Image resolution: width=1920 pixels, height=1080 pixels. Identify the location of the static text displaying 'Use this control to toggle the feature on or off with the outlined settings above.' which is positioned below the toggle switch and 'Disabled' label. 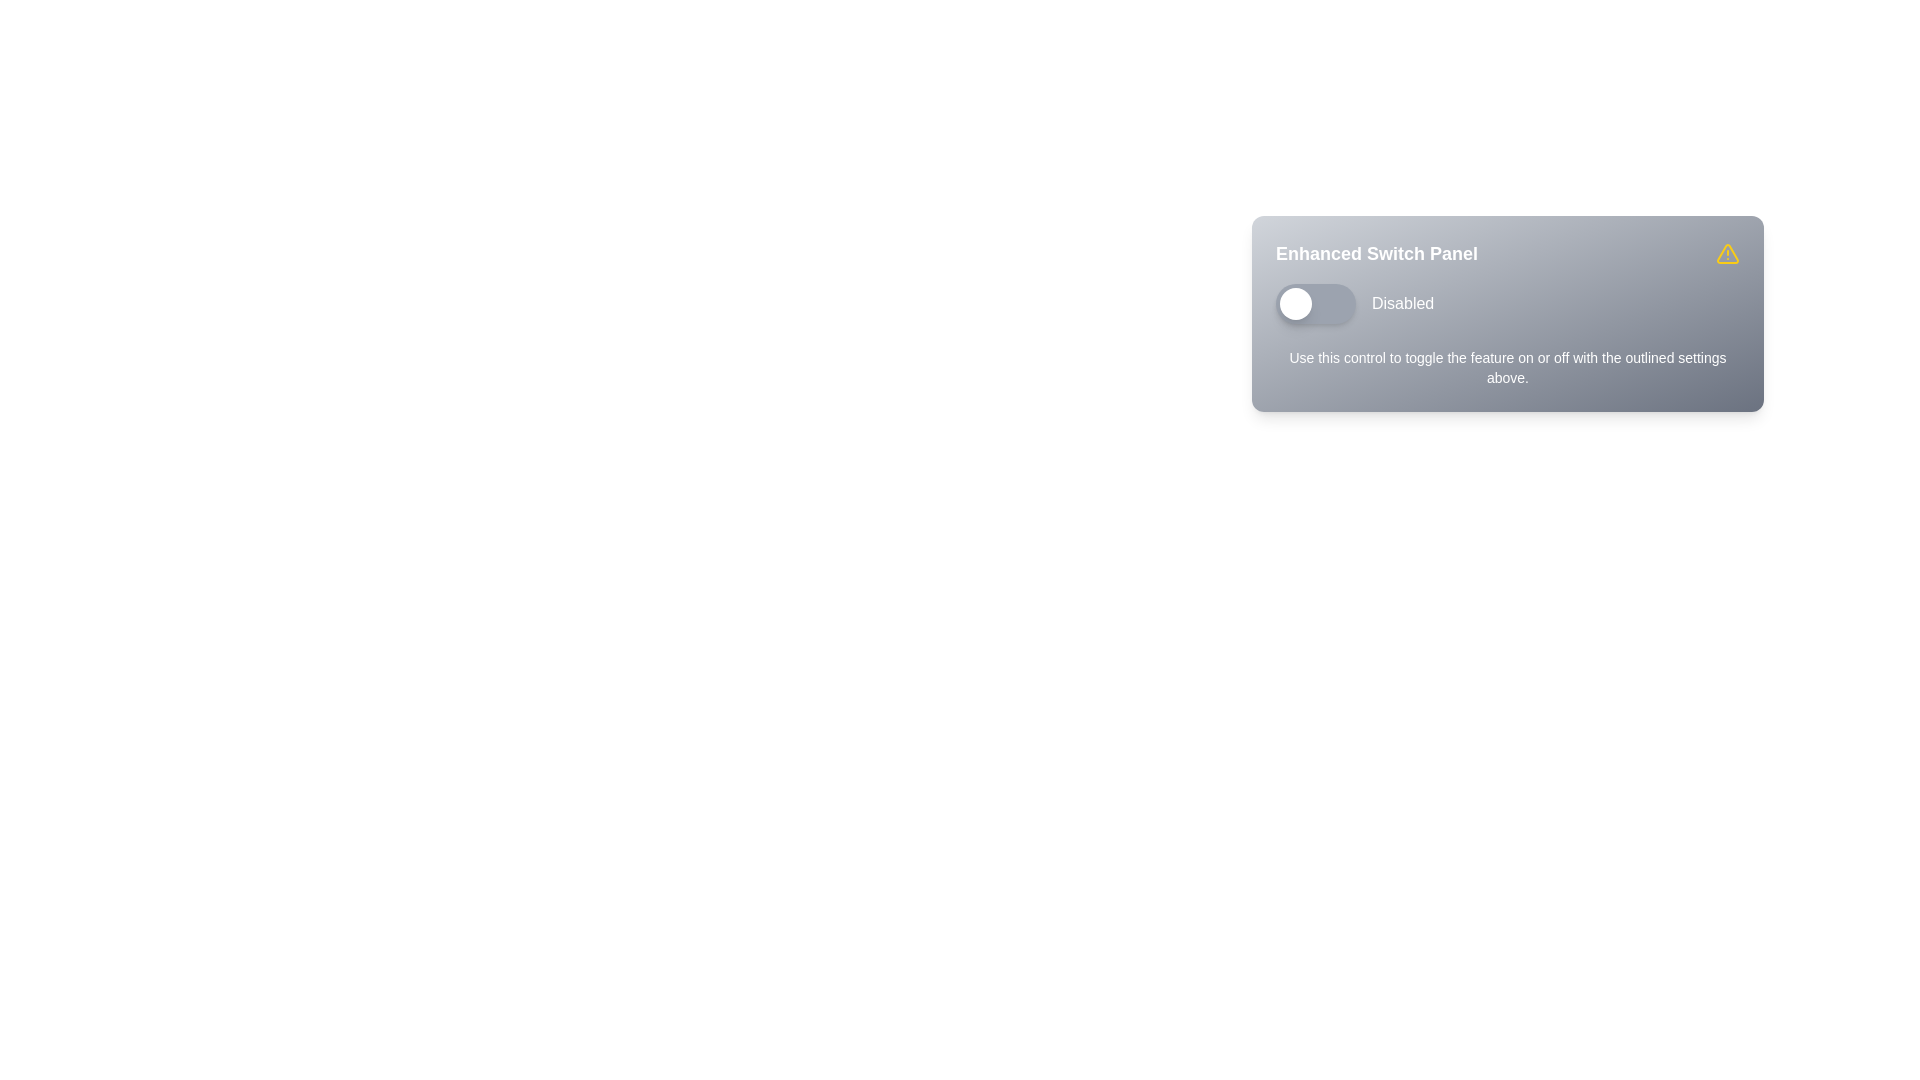
(1507, 367).